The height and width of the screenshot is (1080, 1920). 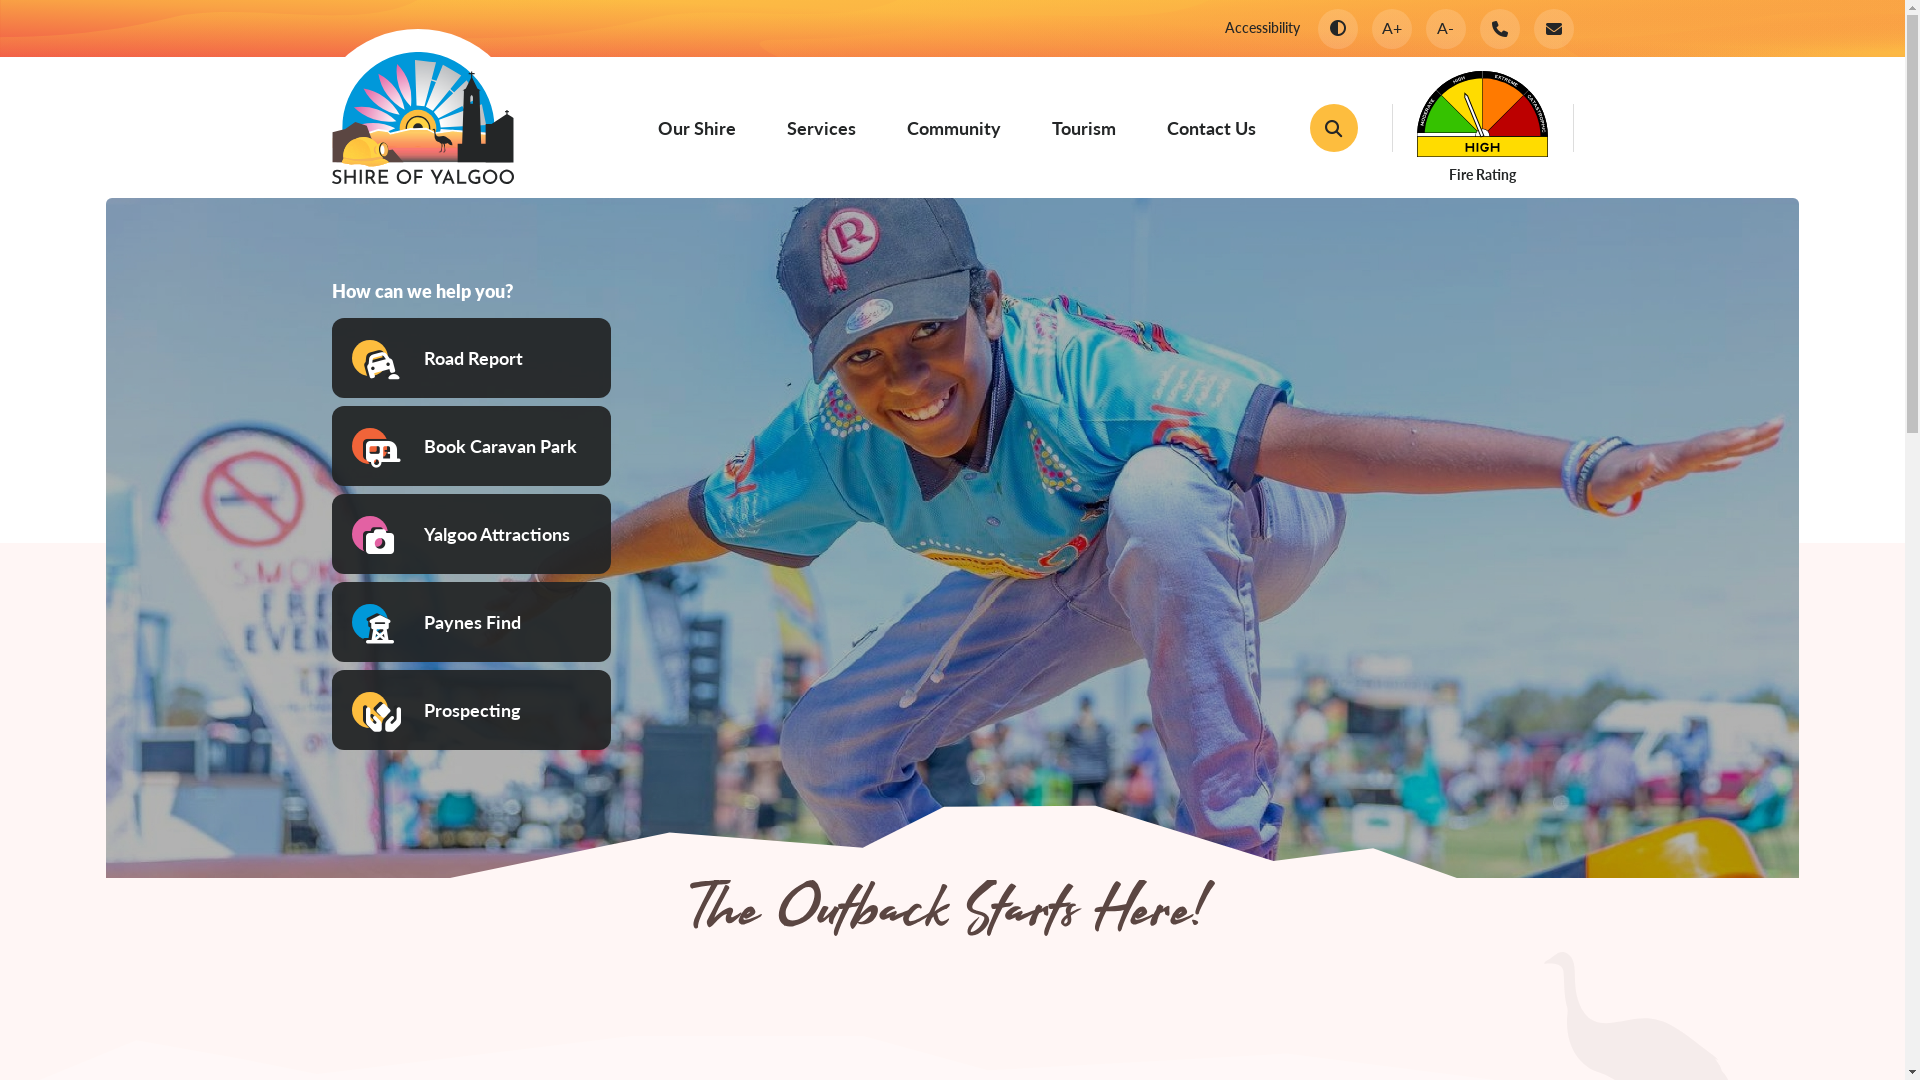 What do you see at coordinates (1083, 127) in the screenshot?
I see `'Tourism'` at bounding box center [1083, 127].